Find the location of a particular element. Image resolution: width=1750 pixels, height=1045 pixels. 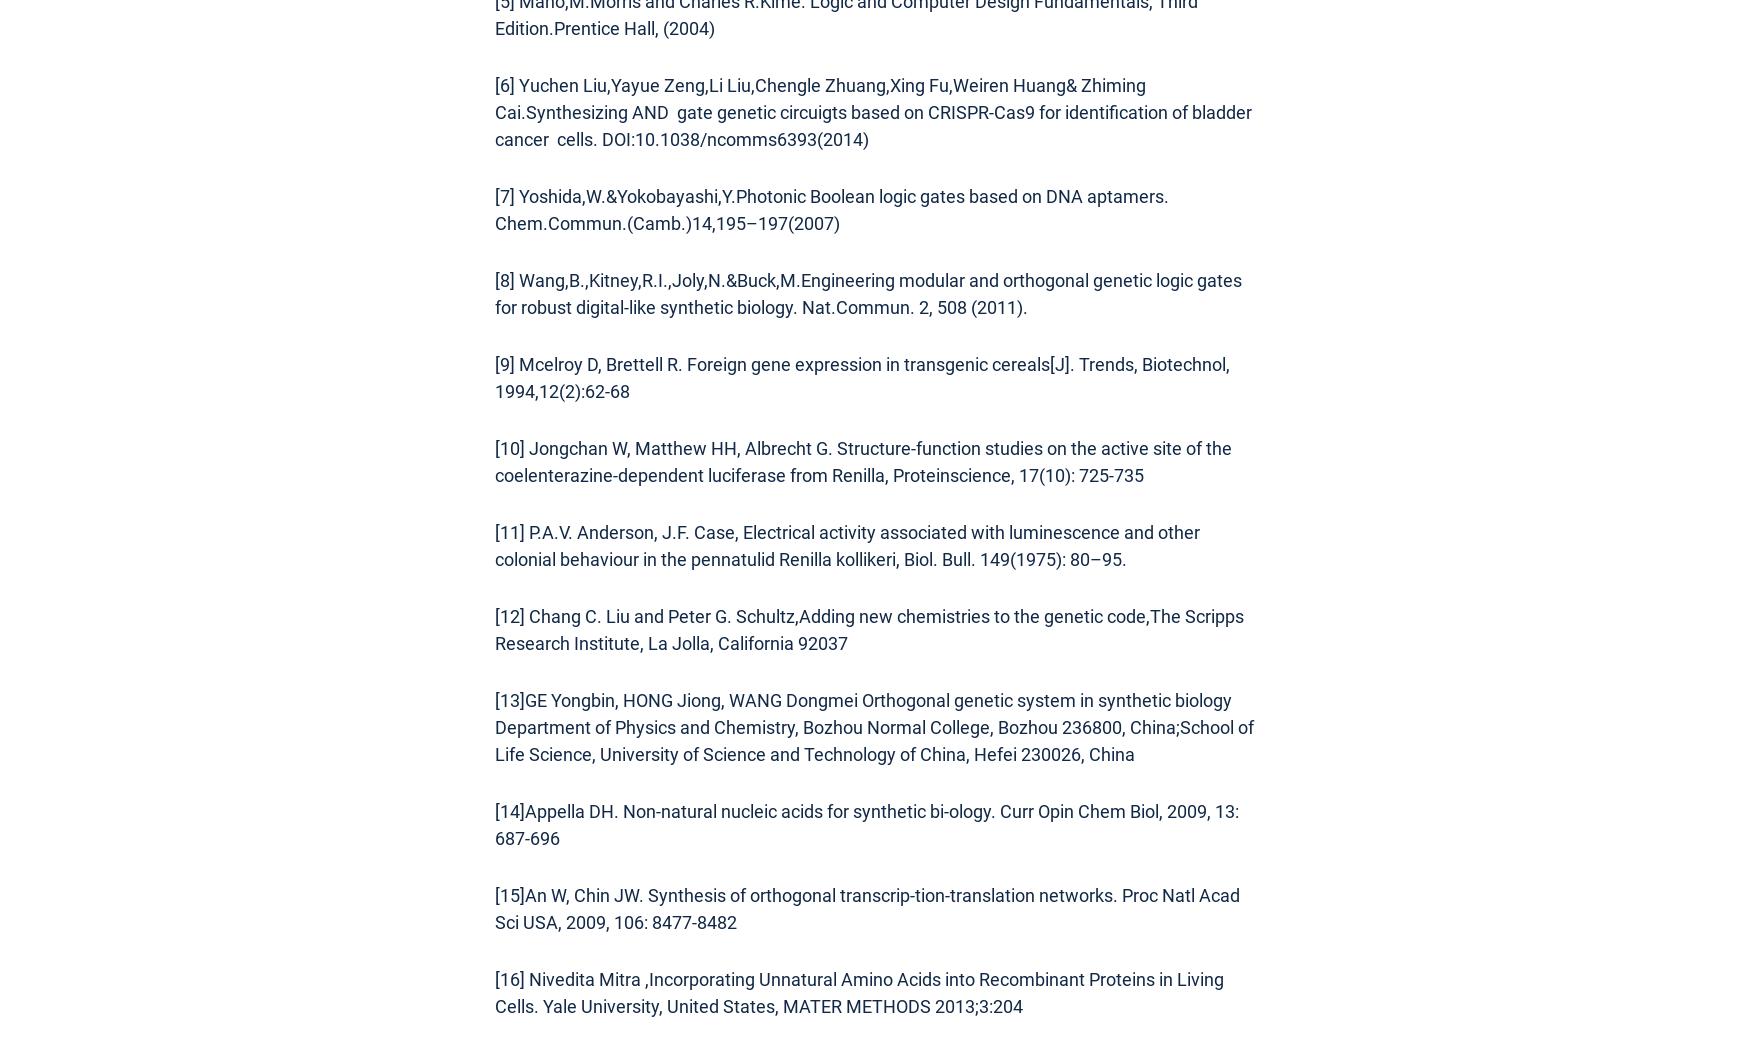

'[12] Chang C. Liu and Peter G. Schultz,Adding new chemistries to the genetic code,The Scripps Research Institute, La Jolla, California 92037' is located at coordinates (869, 629).